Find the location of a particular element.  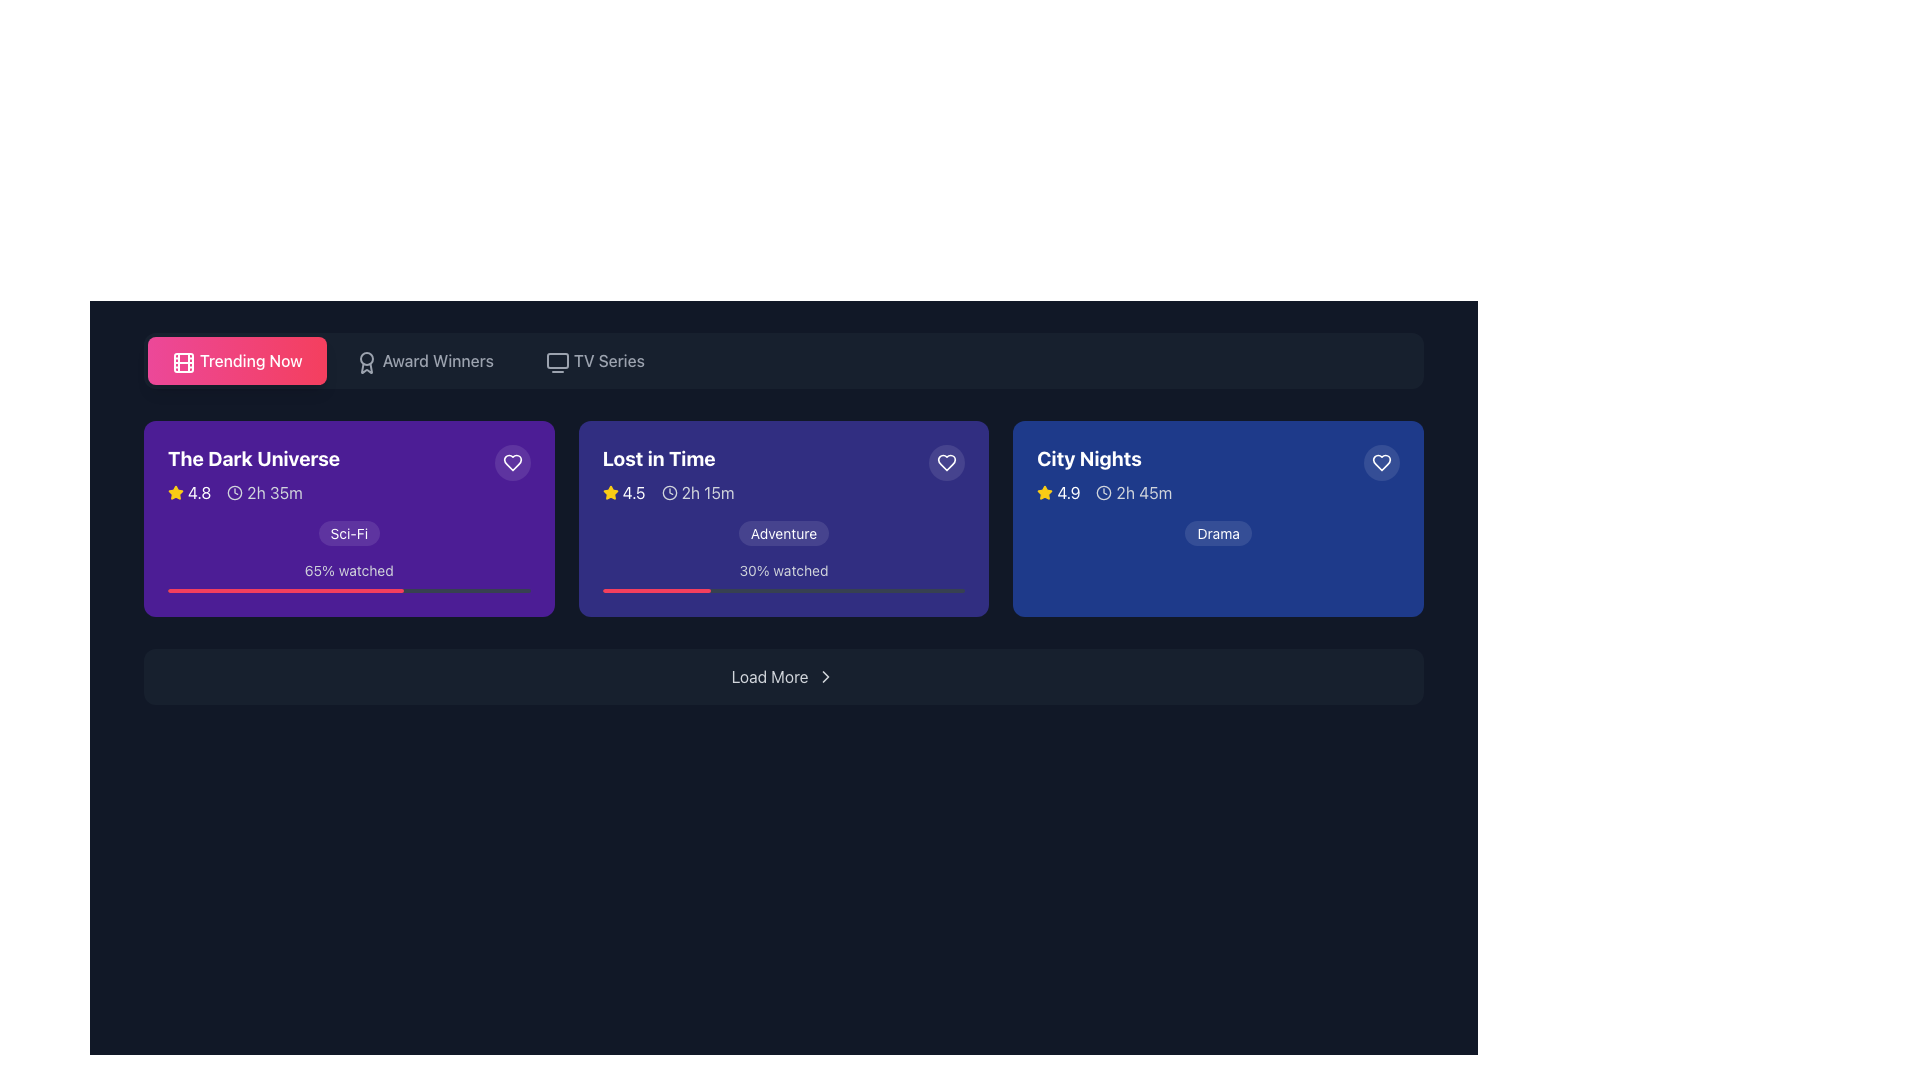

the third button, which serves as a filter for TV series content, to update the displayed items accordingly is located at coordinates (594, 361).